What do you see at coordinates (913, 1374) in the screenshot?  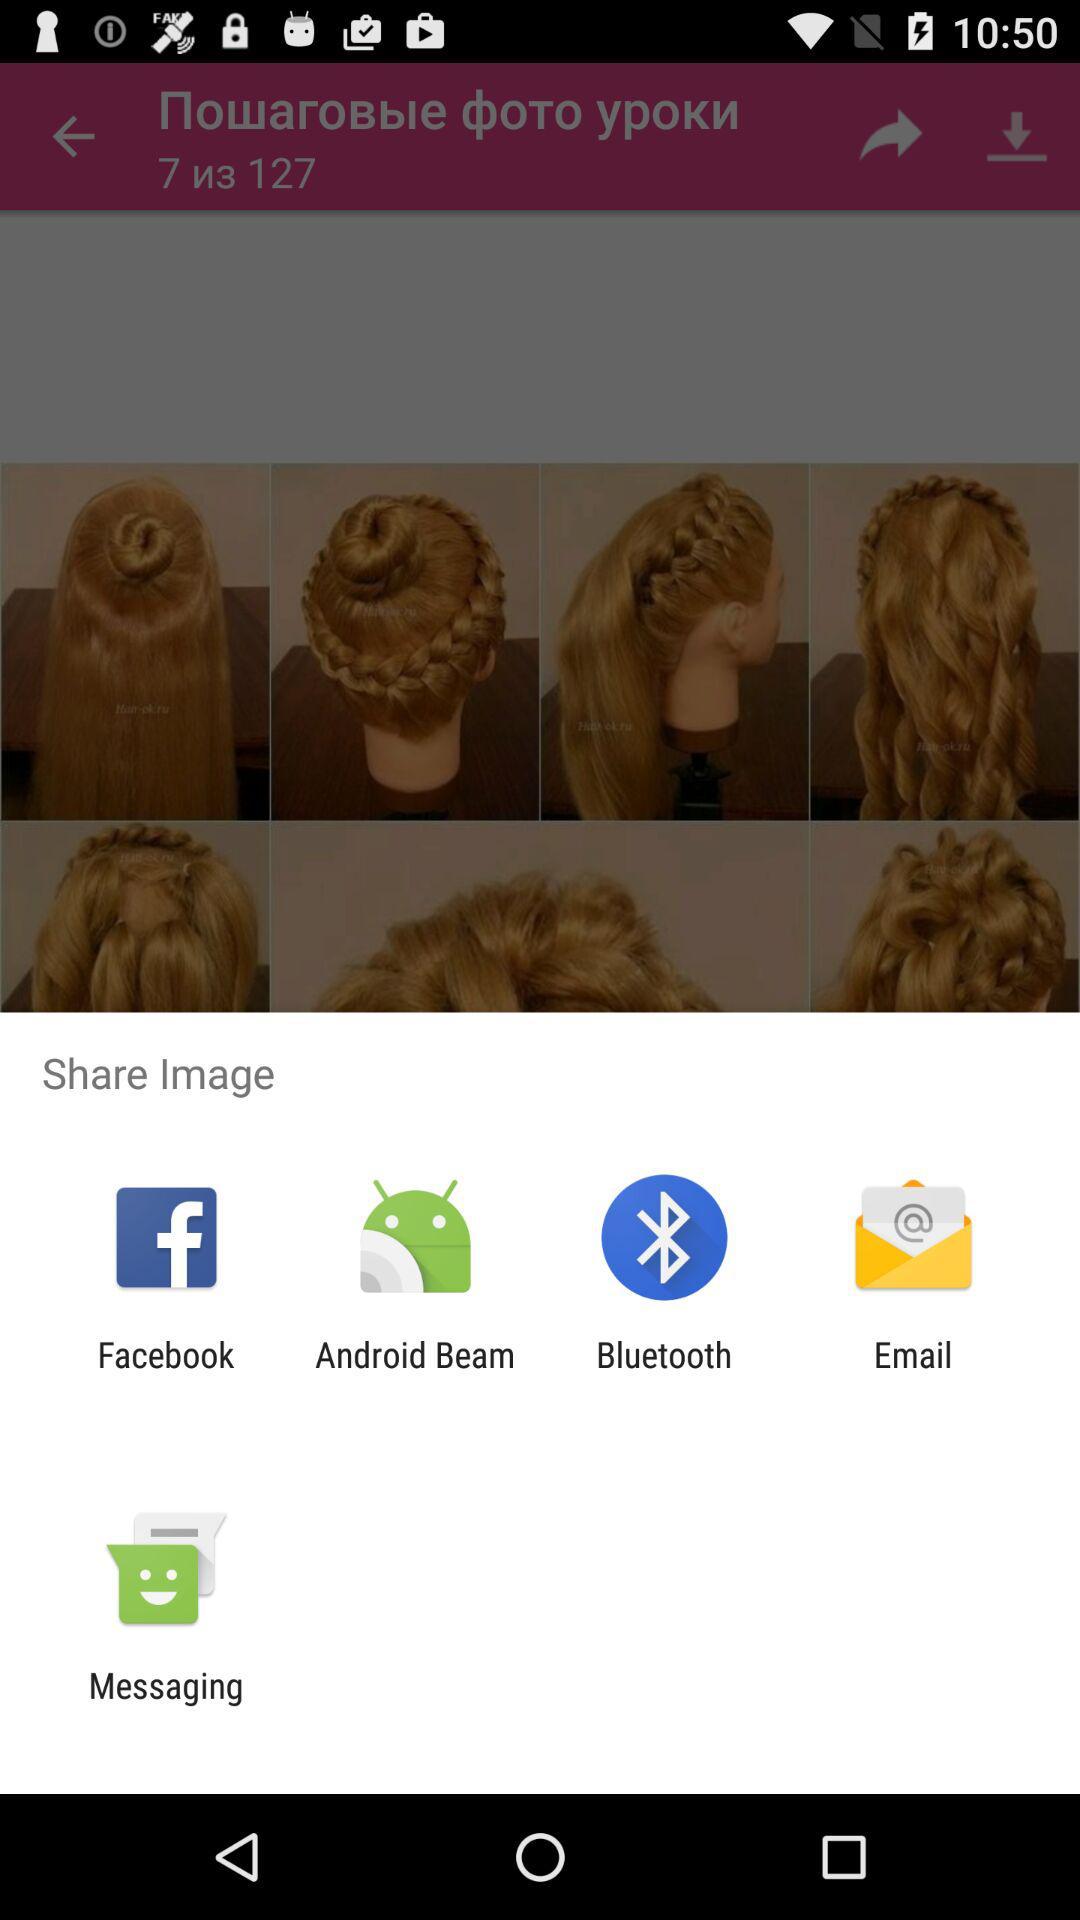 I see `item to the right of bluetooth item` at bounding box center [913, 1374].